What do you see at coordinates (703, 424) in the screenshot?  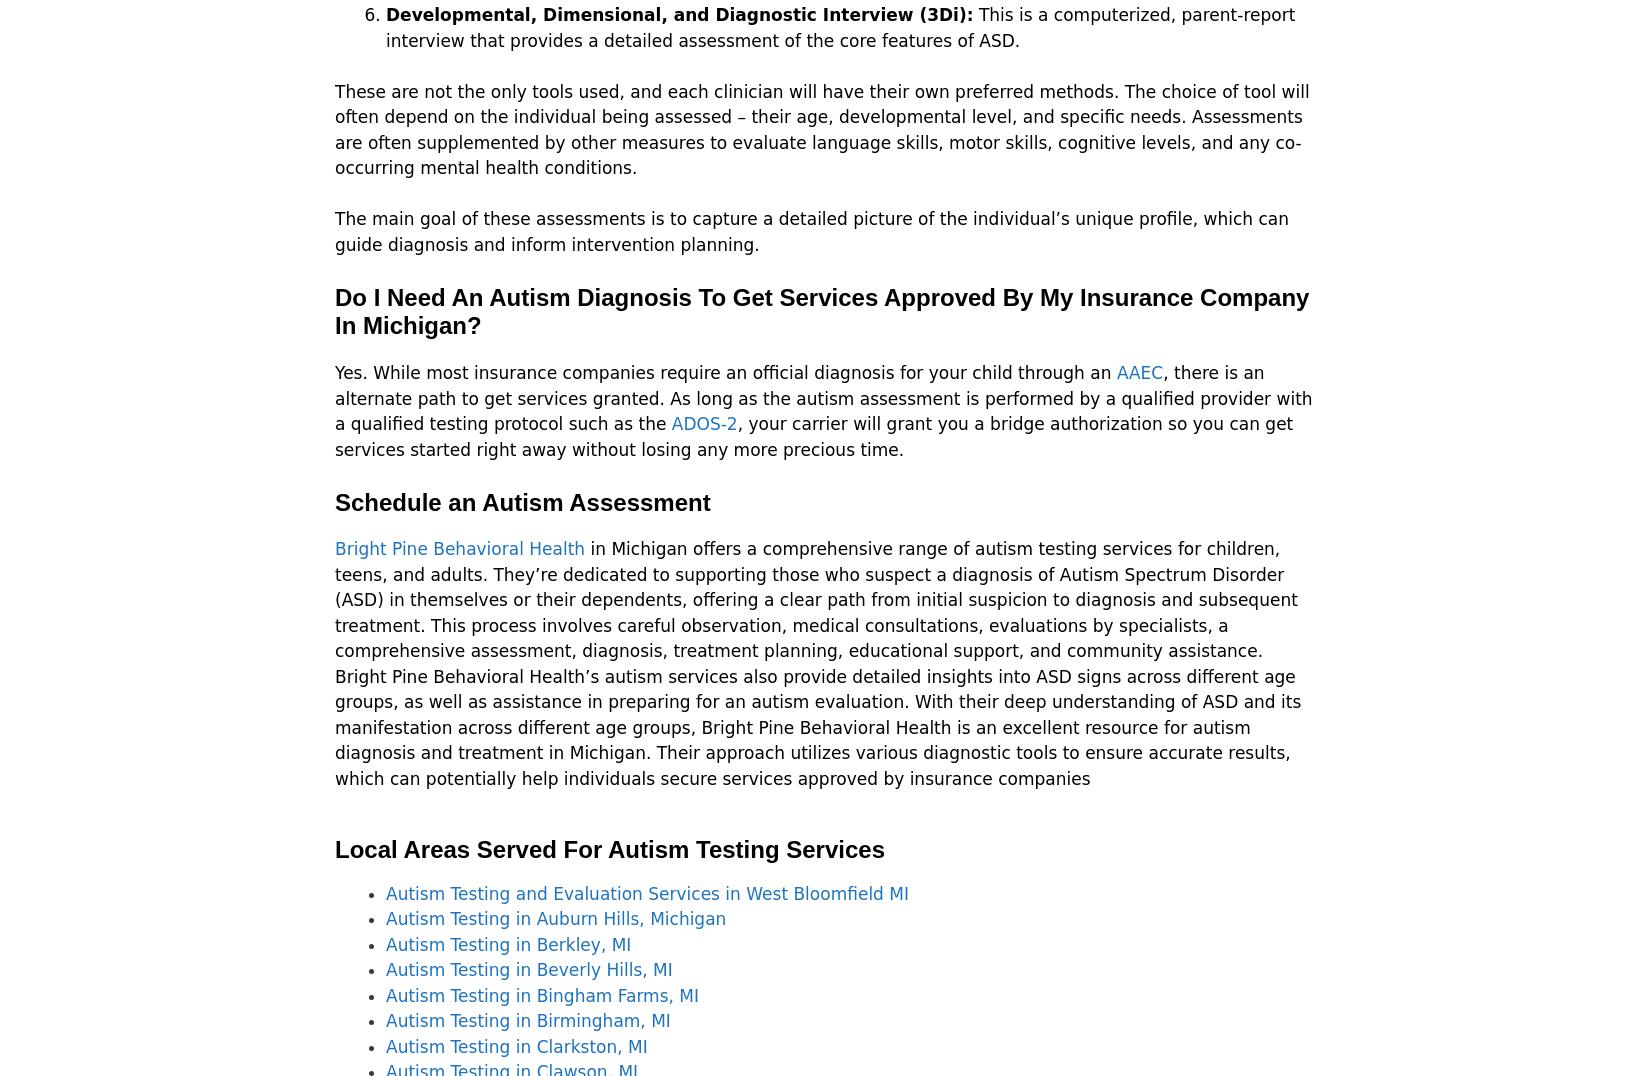 I see `'ADOS-2'` at bounding box center [703, 424].